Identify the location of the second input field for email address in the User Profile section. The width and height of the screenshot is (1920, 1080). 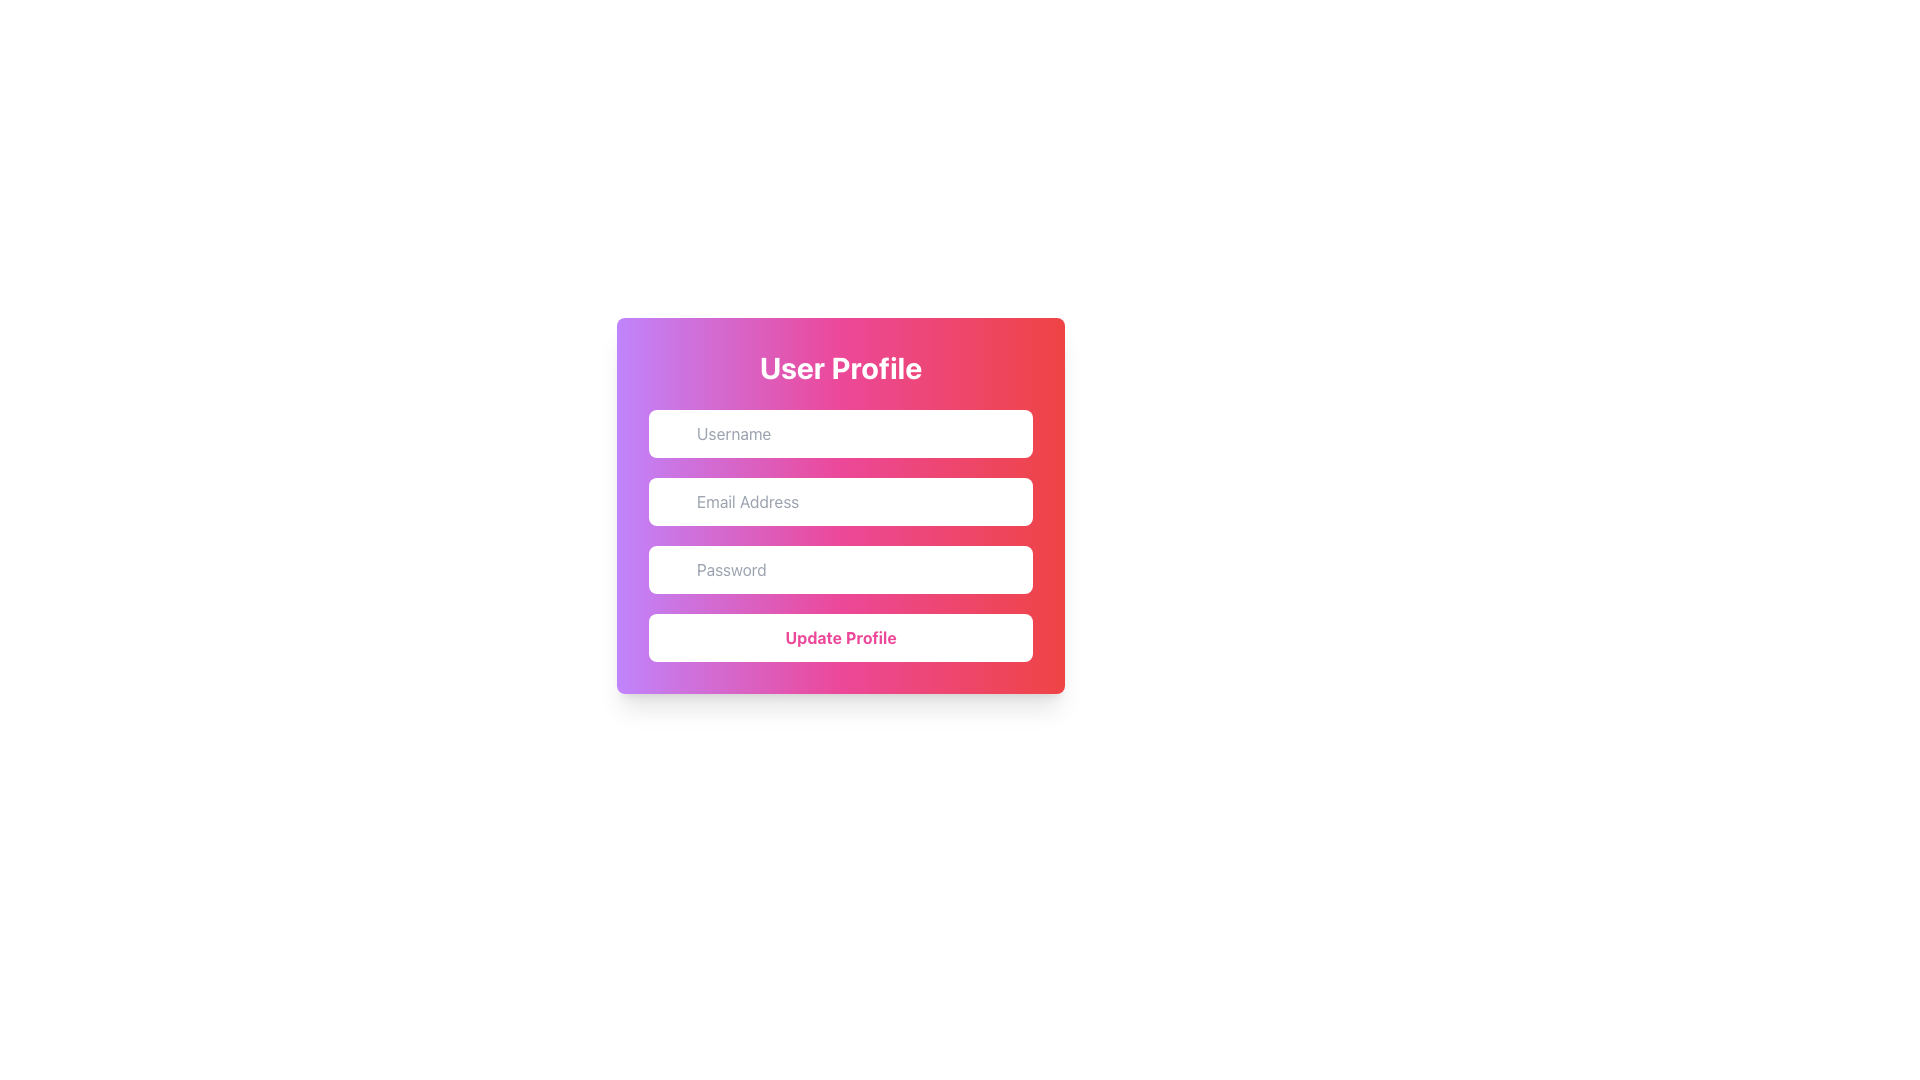
(840, 504).